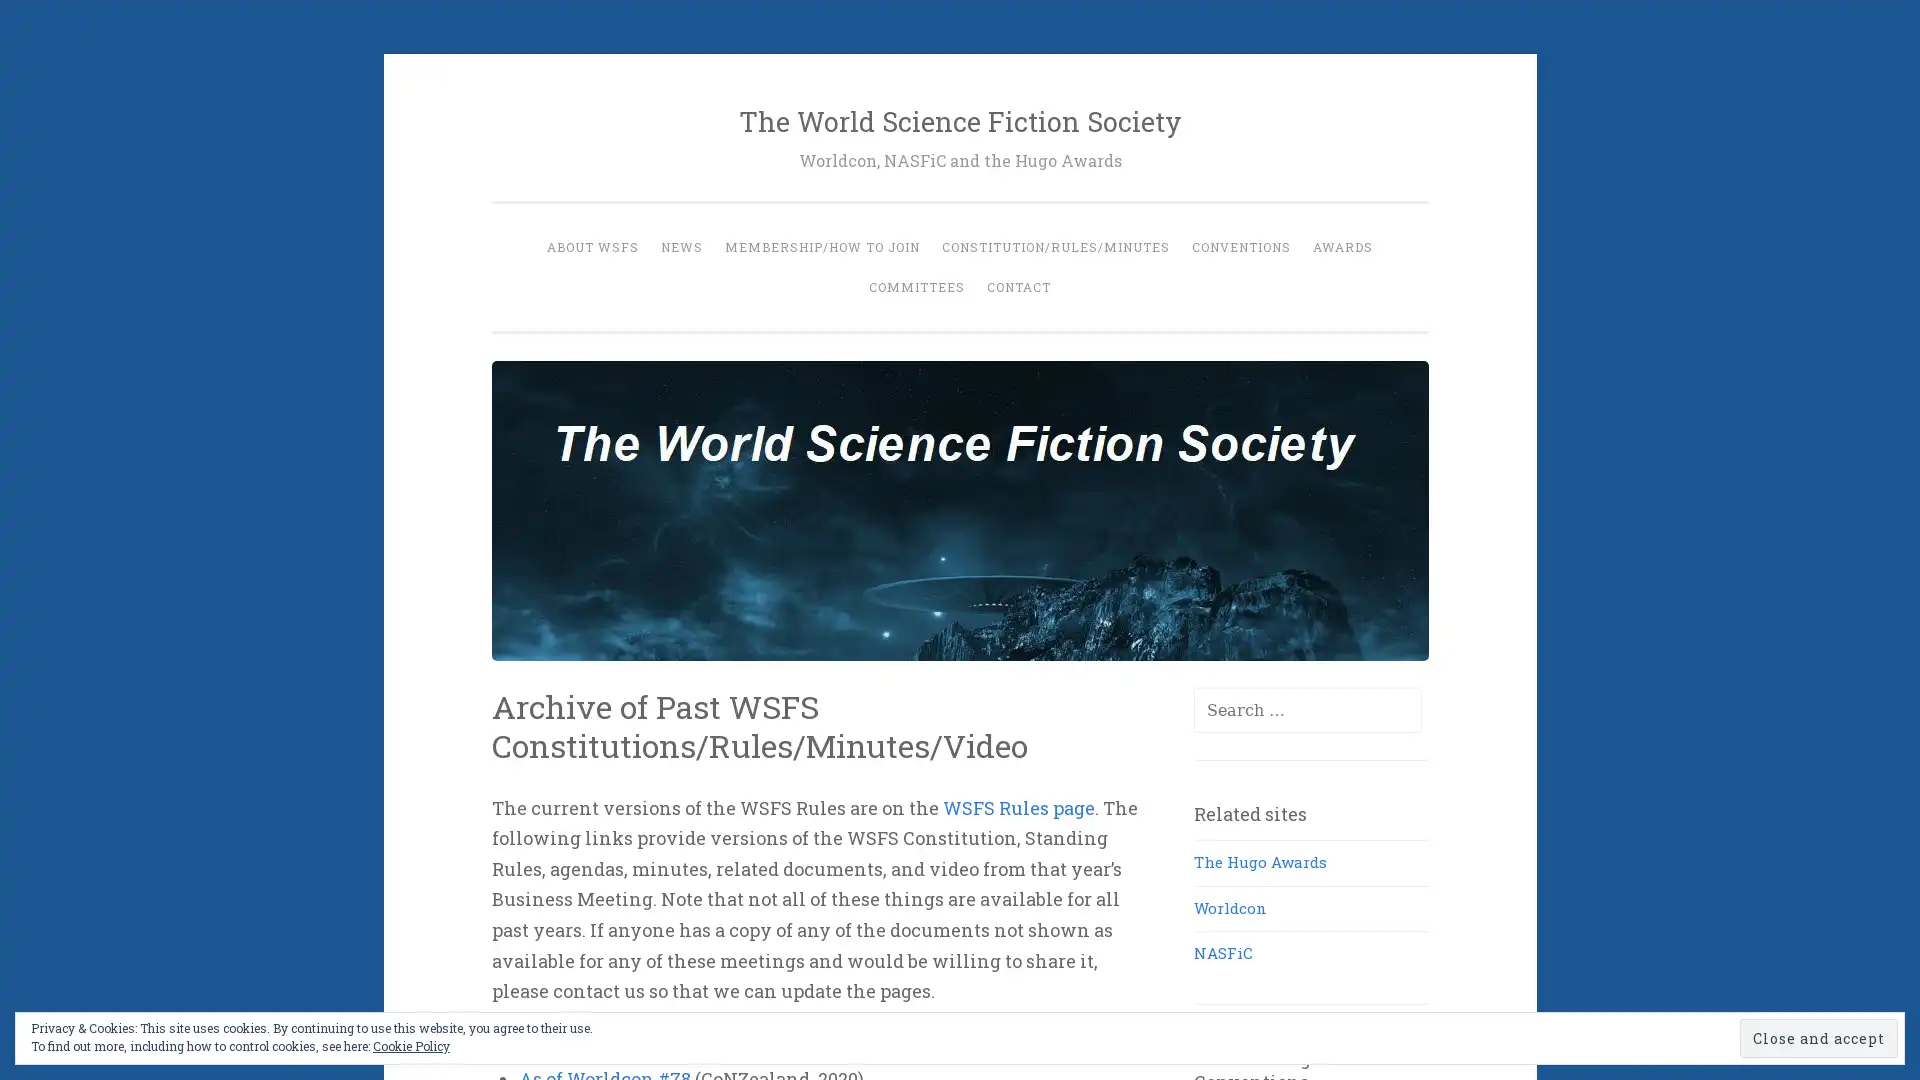 The width and height of the screenshot is (1920, 1080). Describe the element at coordinates (1819, 1037) in the screenshot. I see `Close and accept` at that location.